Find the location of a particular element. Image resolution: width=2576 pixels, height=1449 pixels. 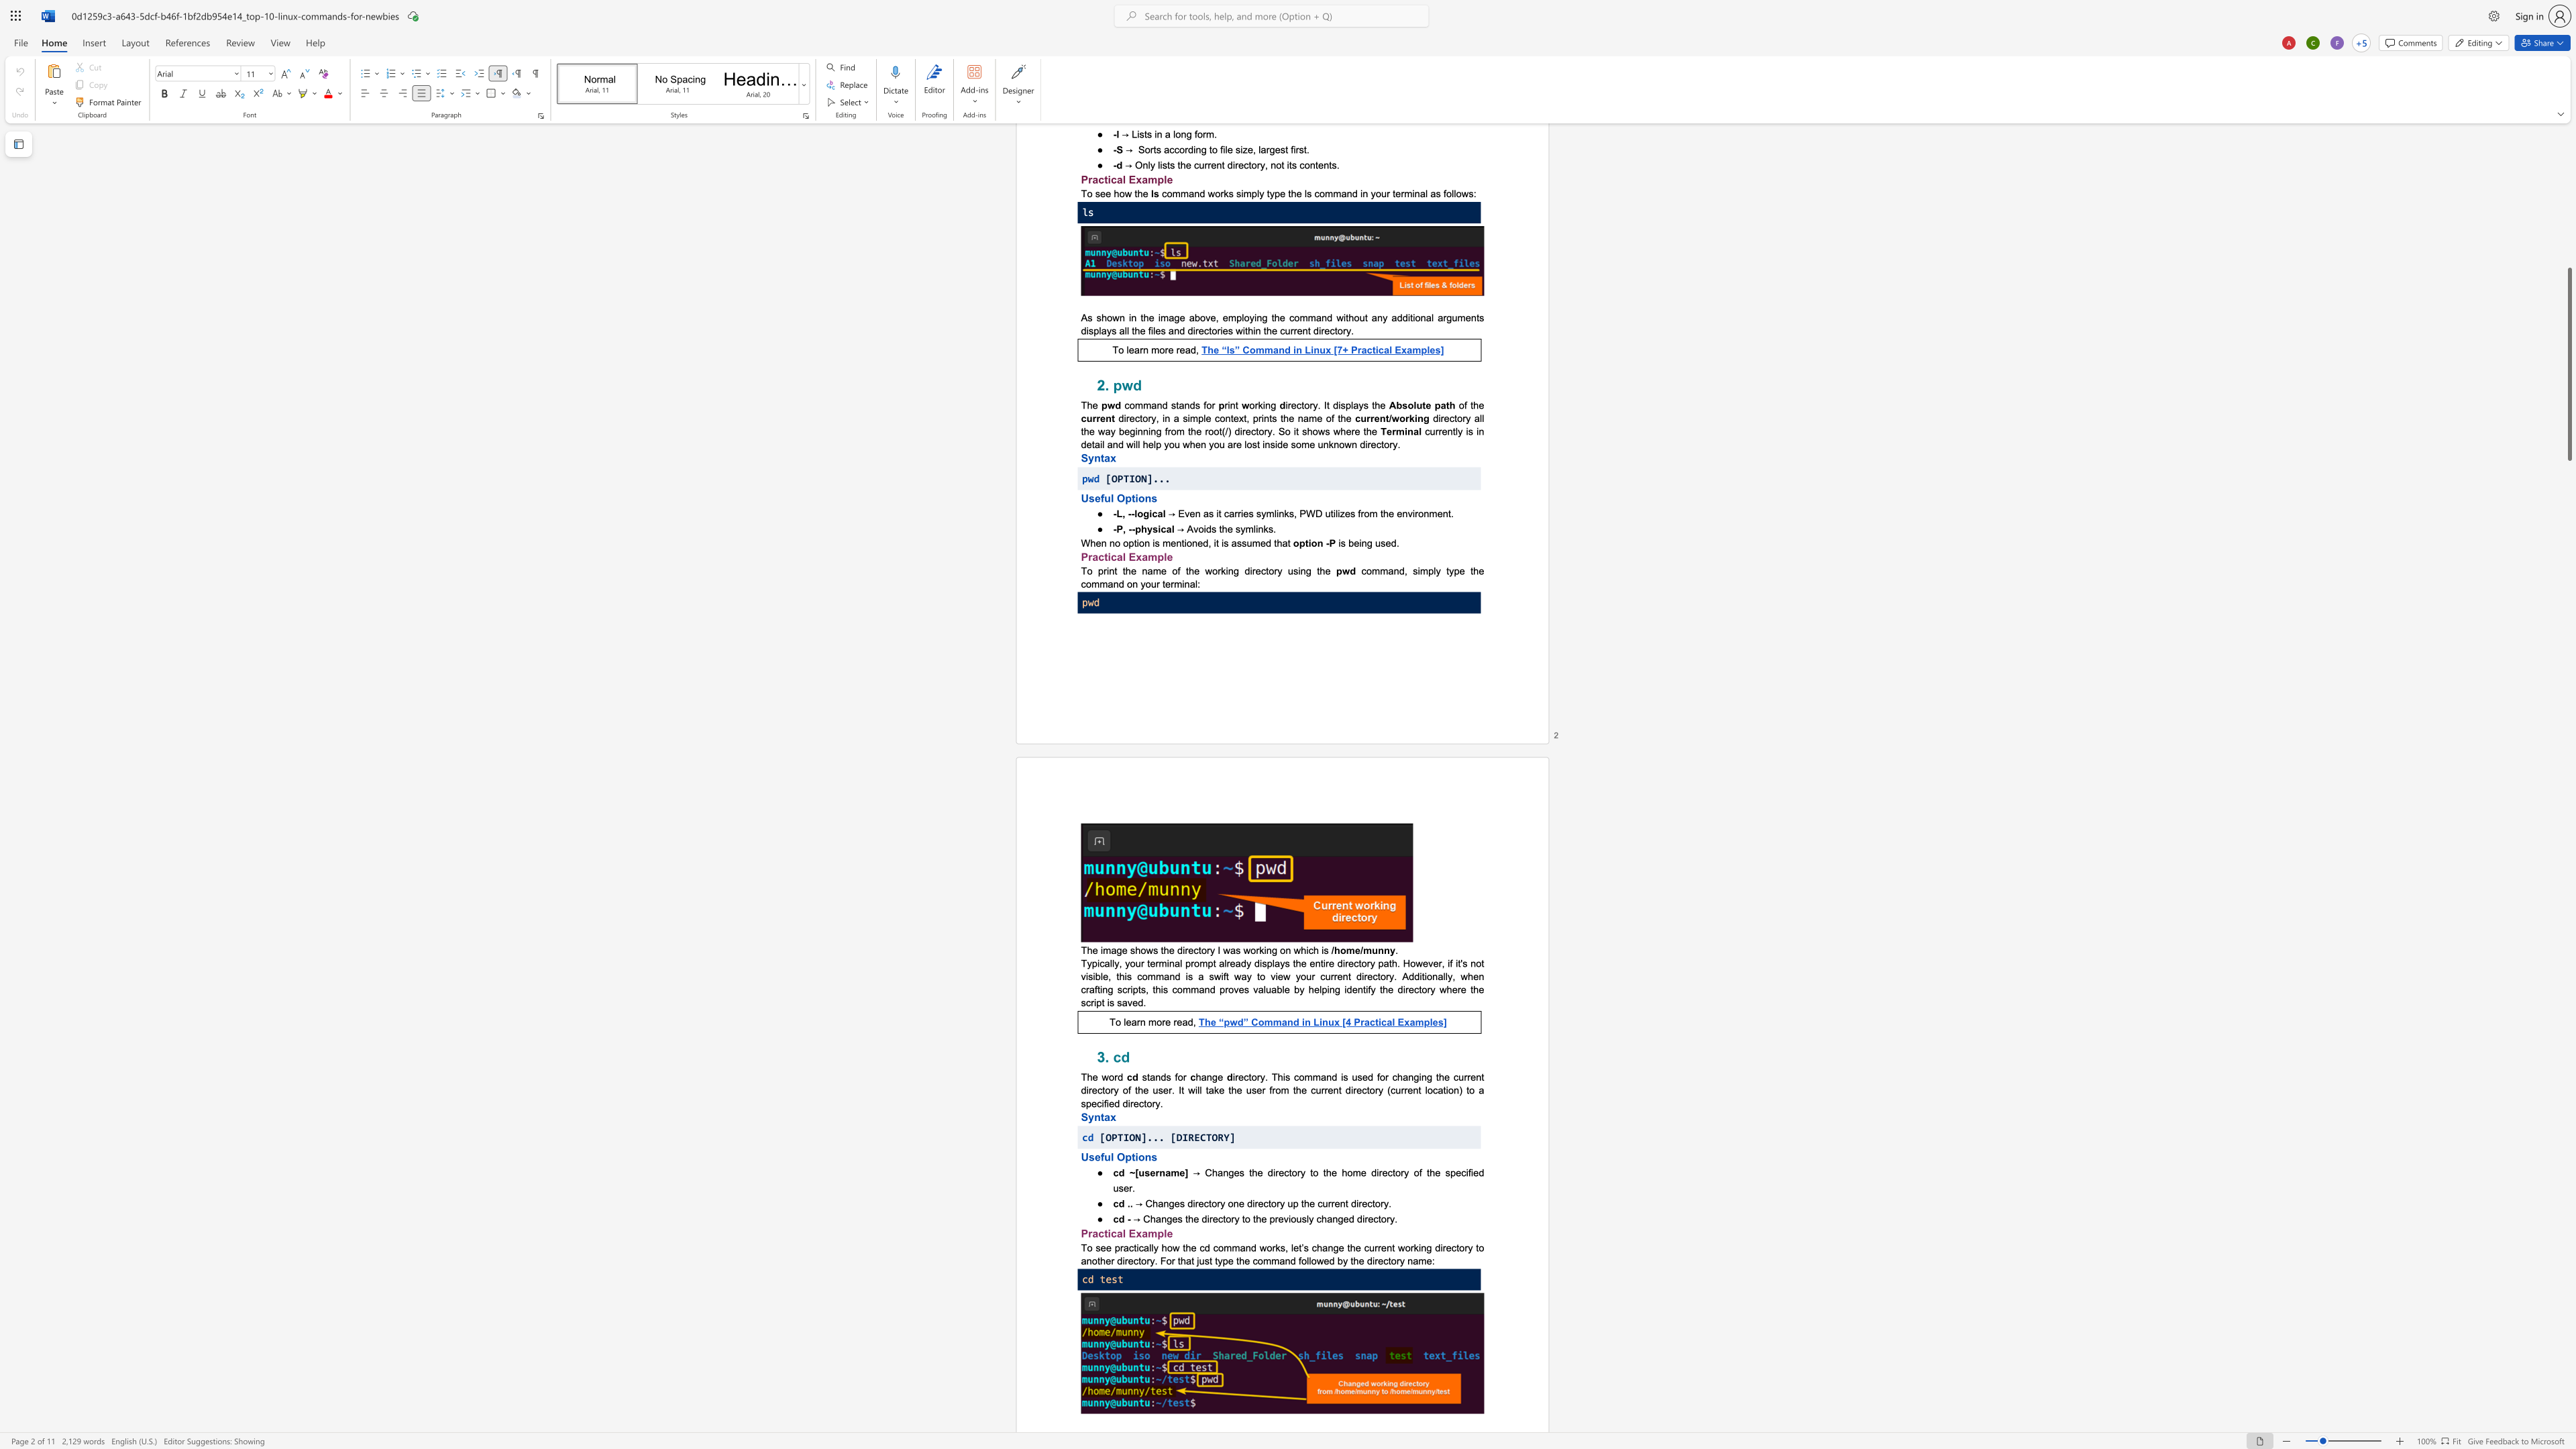

the scrollbar on the right side to scroll the page up is located at coordinates (2568, 174).